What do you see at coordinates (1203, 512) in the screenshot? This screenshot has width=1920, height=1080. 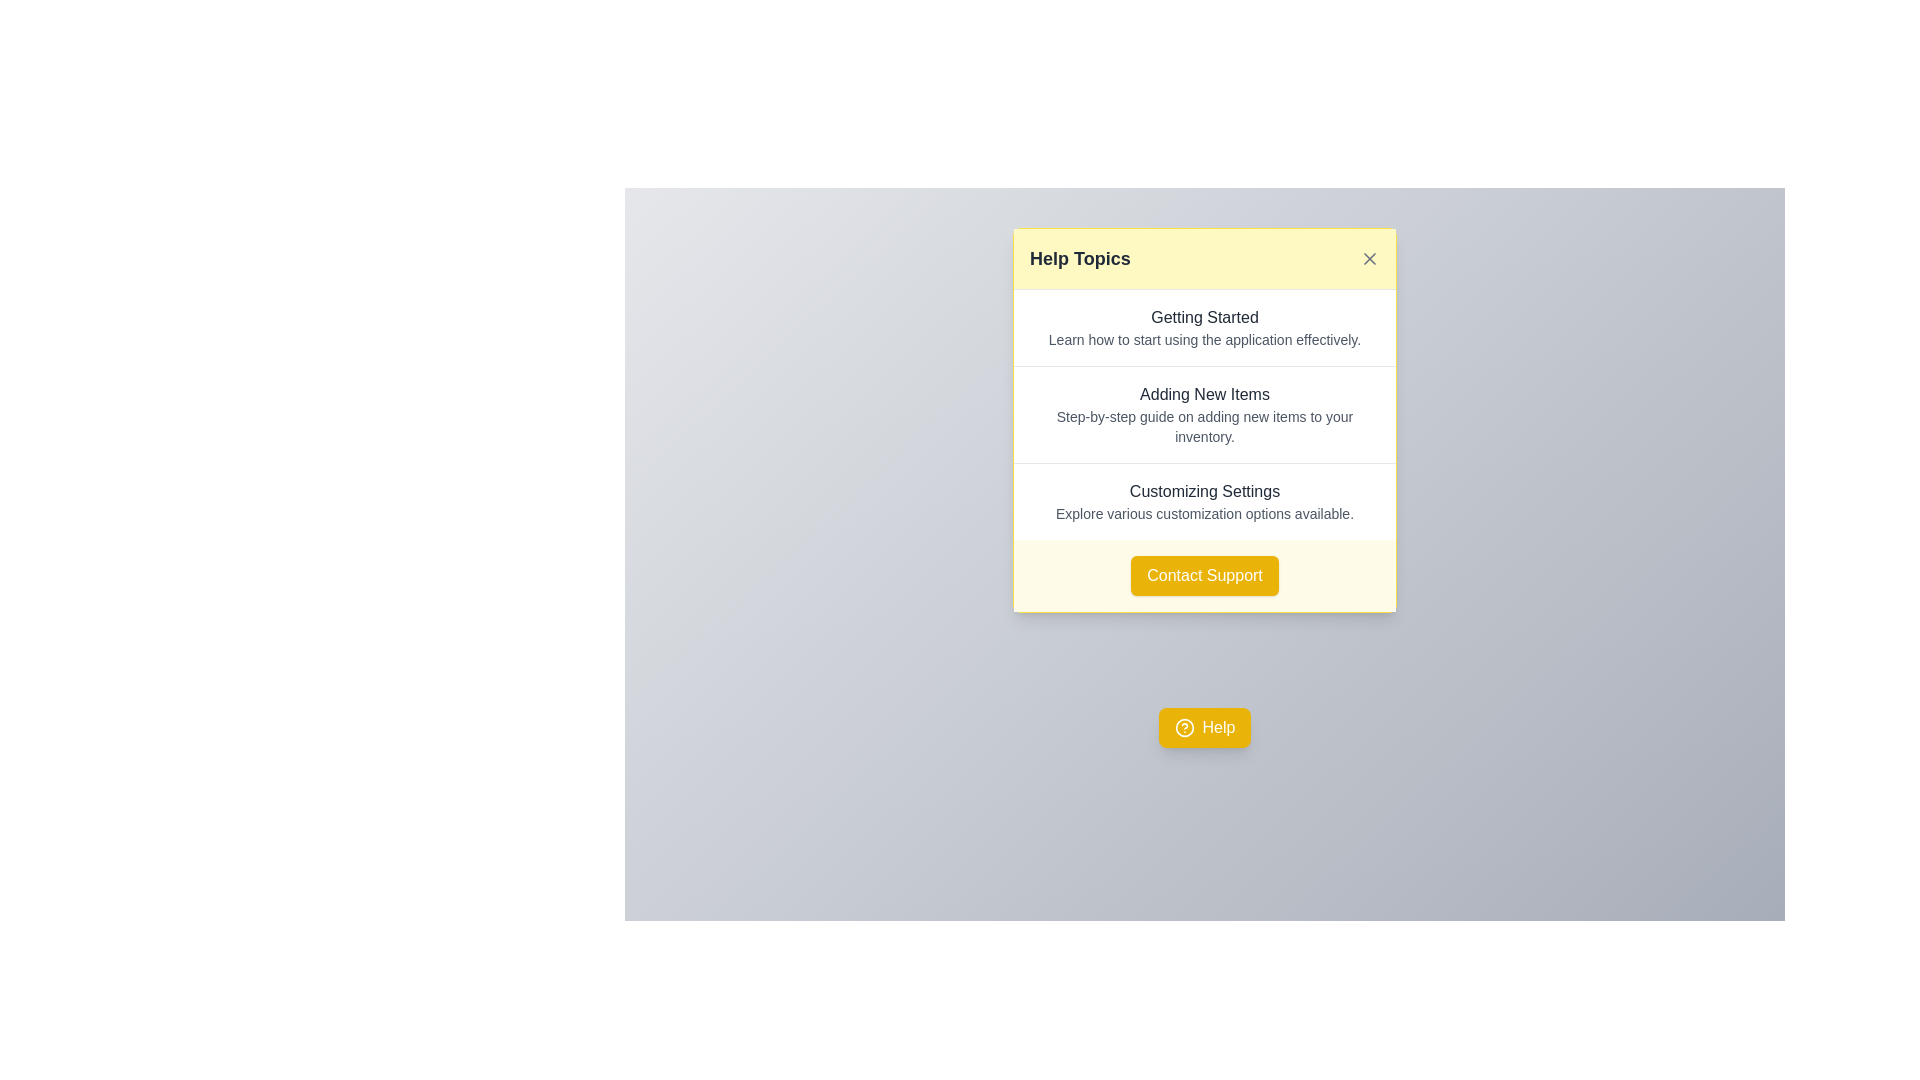 I see `the text label that reads 'Explore various customization options available.' which is located directly below 'Customizing Settings' in the Help Topics section` at bounding box center [1203, 512].